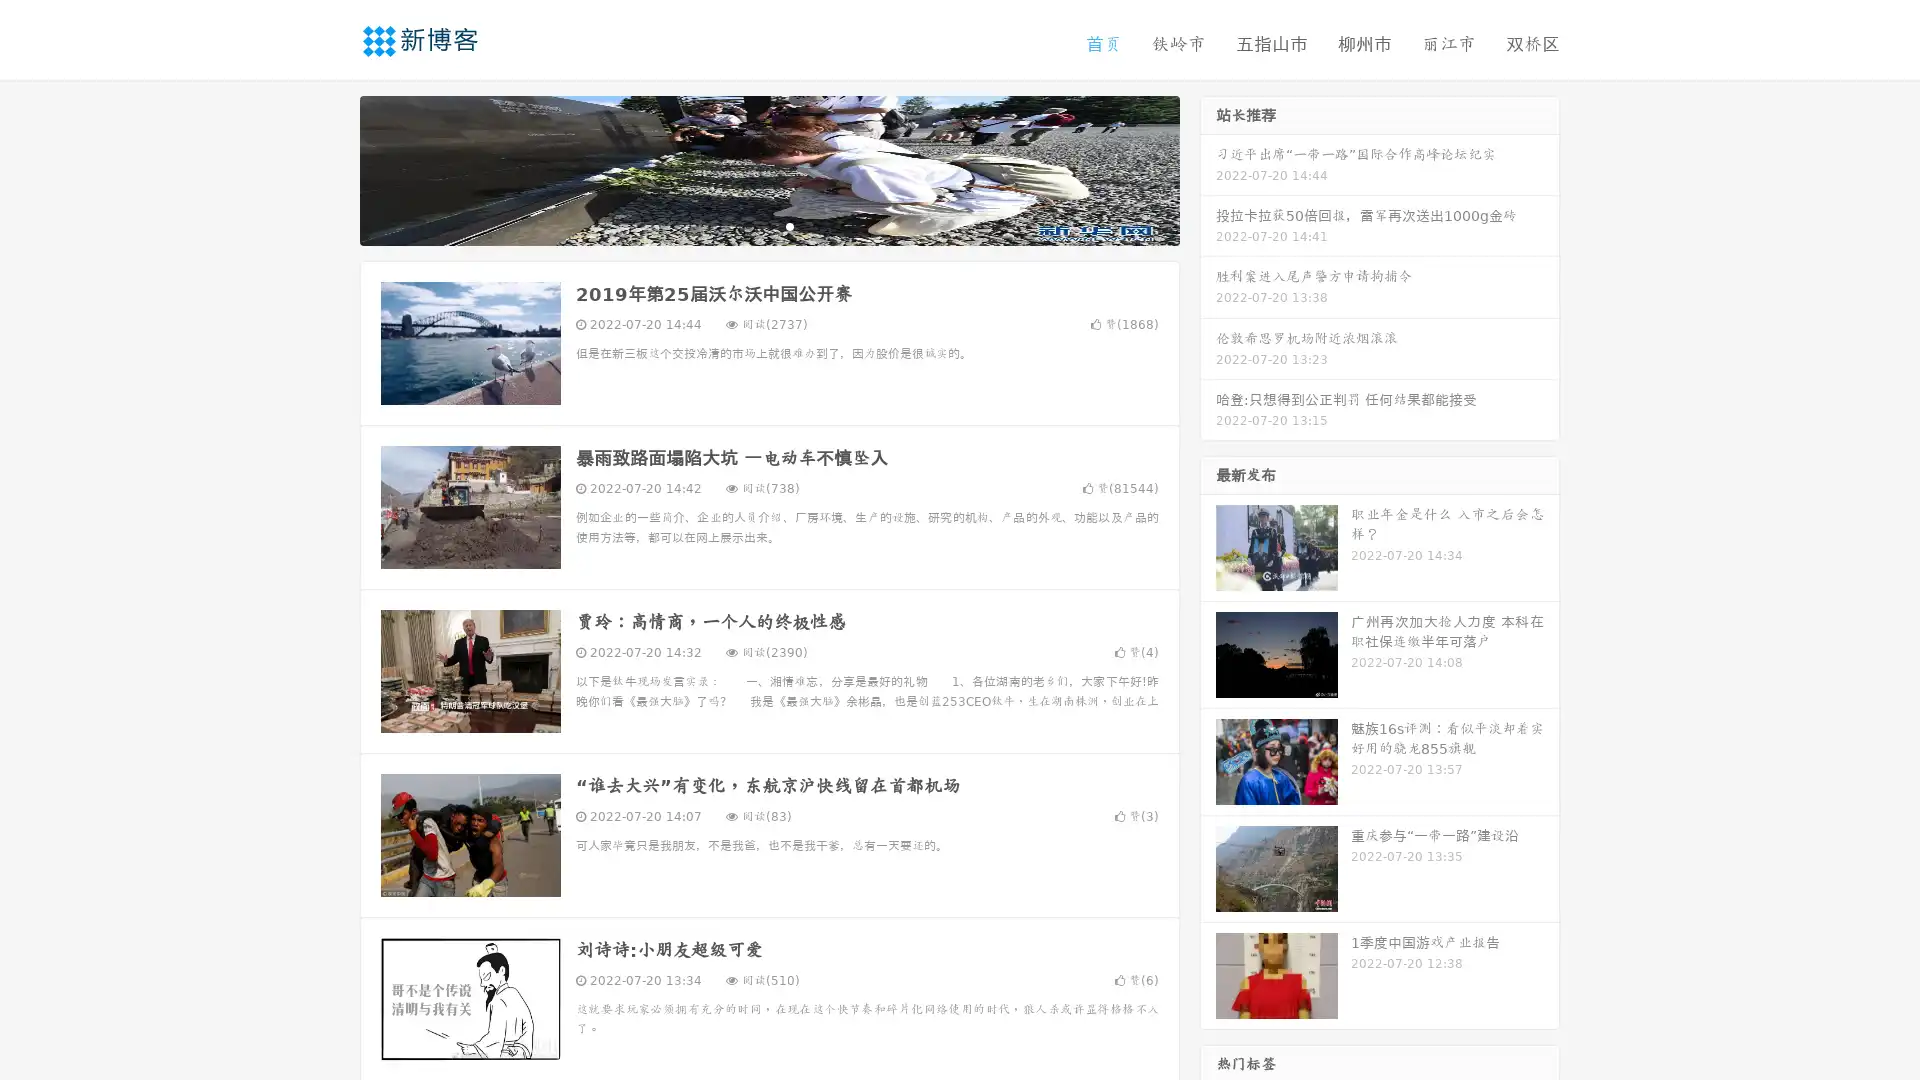  I want to click on Go to slide 2, so click(768, 225).